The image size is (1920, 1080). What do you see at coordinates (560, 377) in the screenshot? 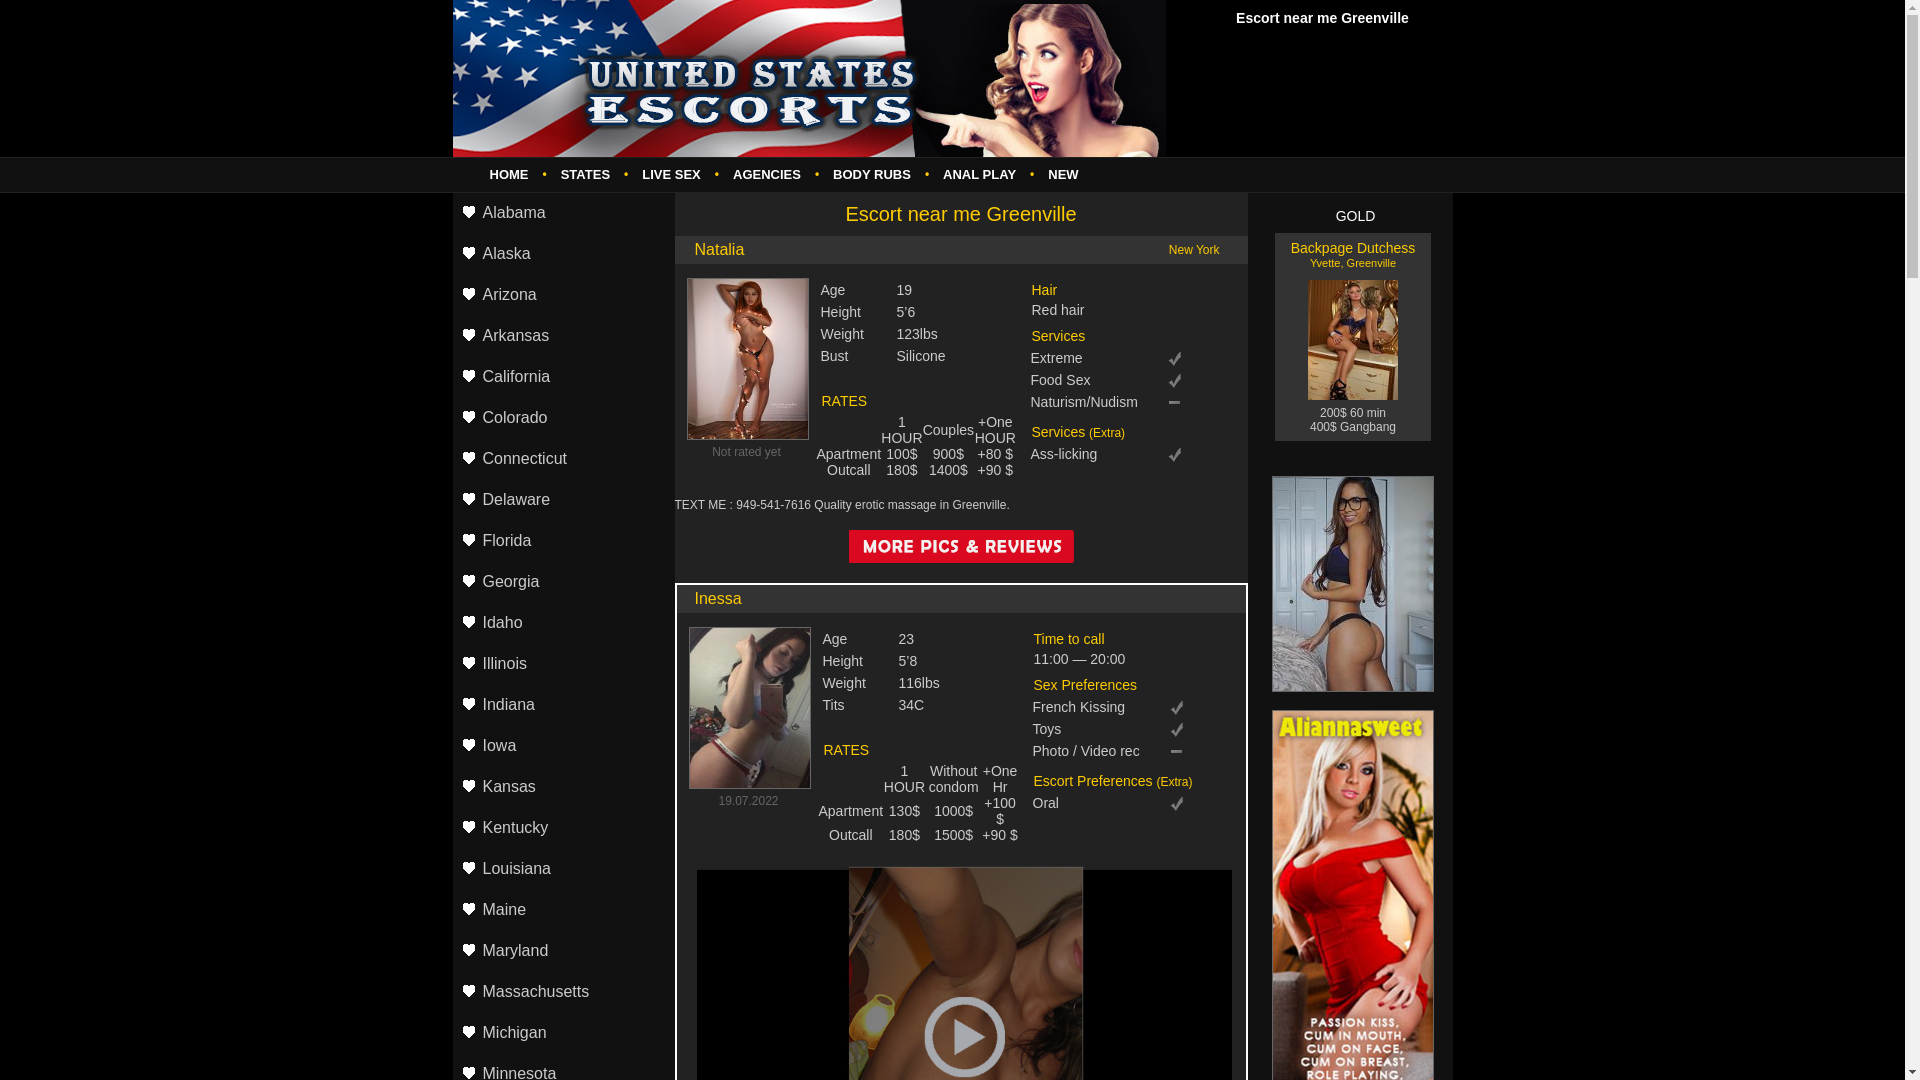
I see `'California'` at bounding box center [560, 377].